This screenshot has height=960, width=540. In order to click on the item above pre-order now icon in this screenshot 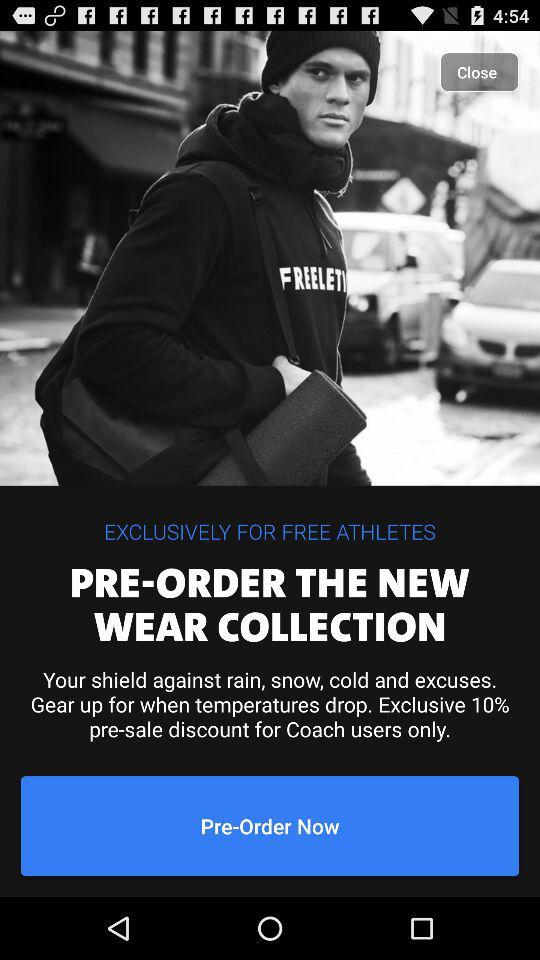, I will do `click(270, 704)`.